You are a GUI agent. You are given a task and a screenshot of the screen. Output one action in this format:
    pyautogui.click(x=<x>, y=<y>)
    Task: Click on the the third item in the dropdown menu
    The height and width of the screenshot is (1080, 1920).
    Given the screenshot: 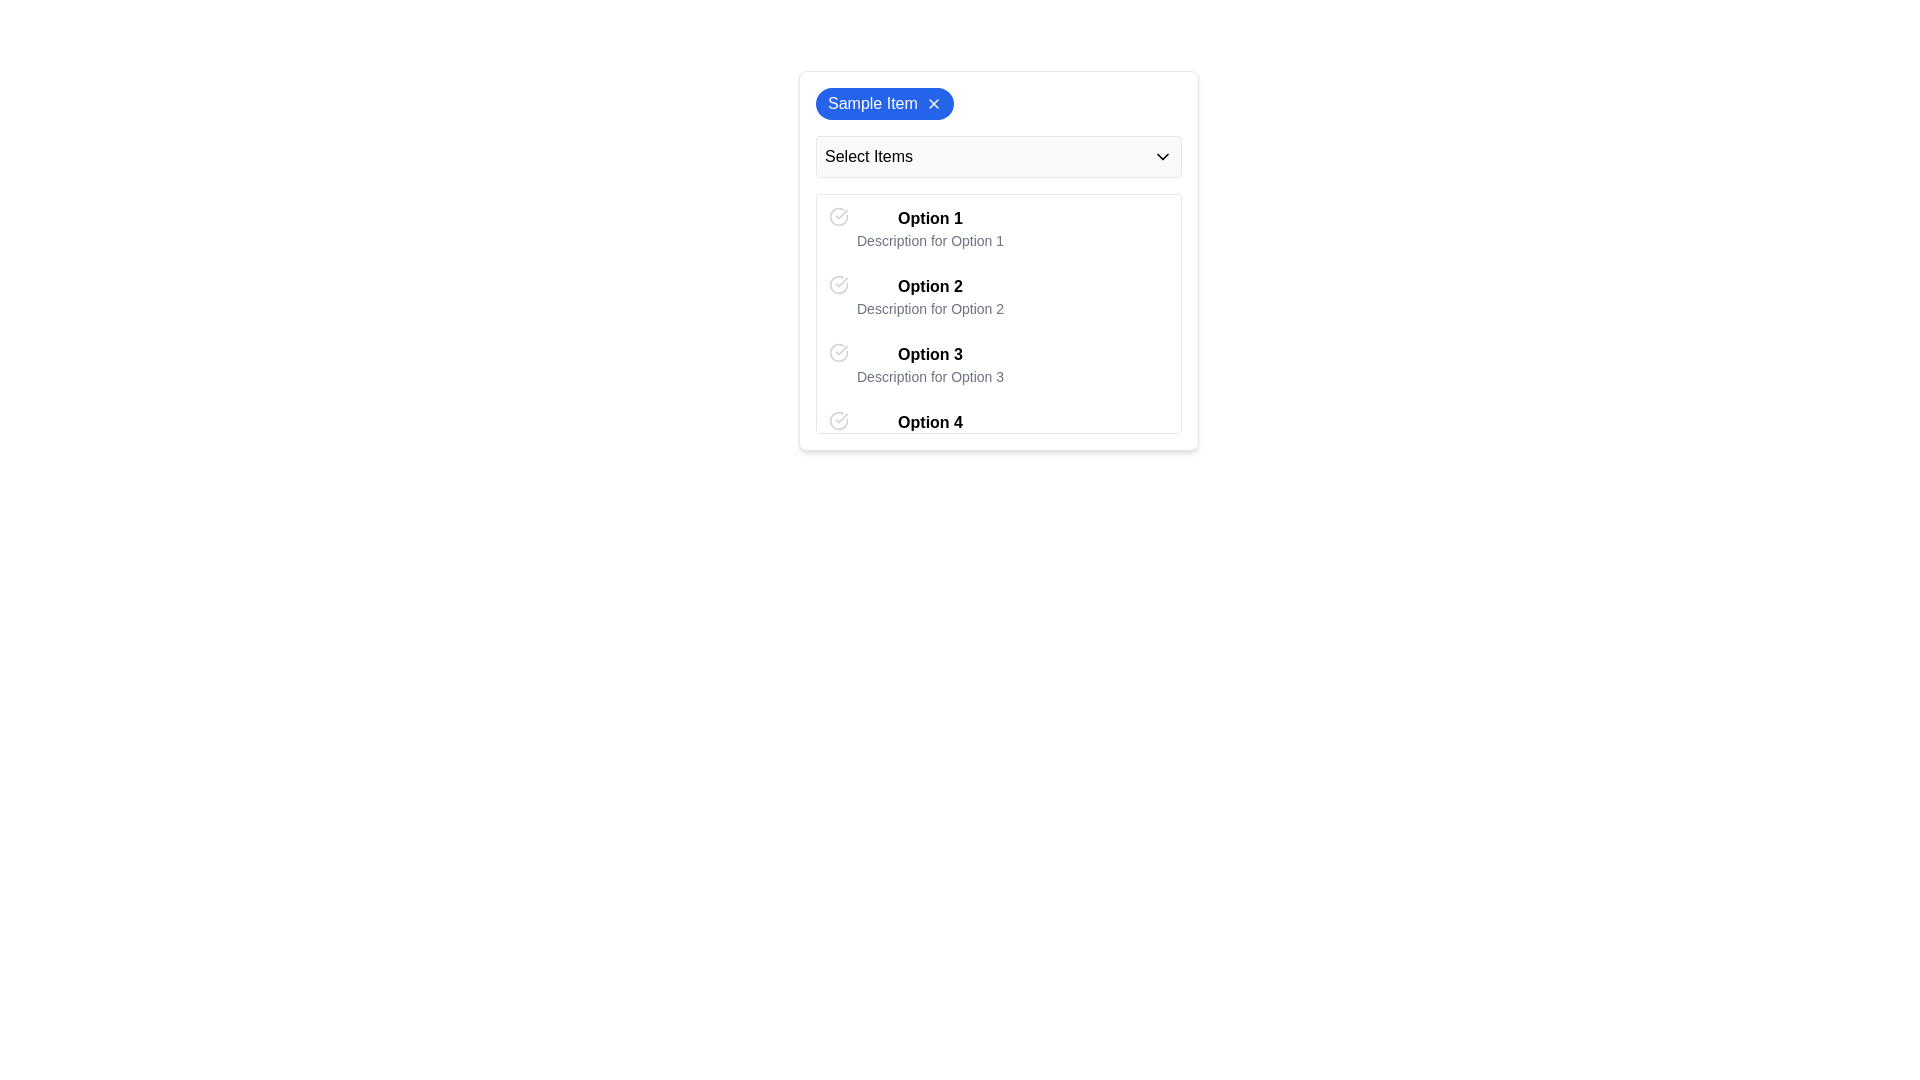 What is the action you would take?
    pyautogui.click(x=998, y=365)
    